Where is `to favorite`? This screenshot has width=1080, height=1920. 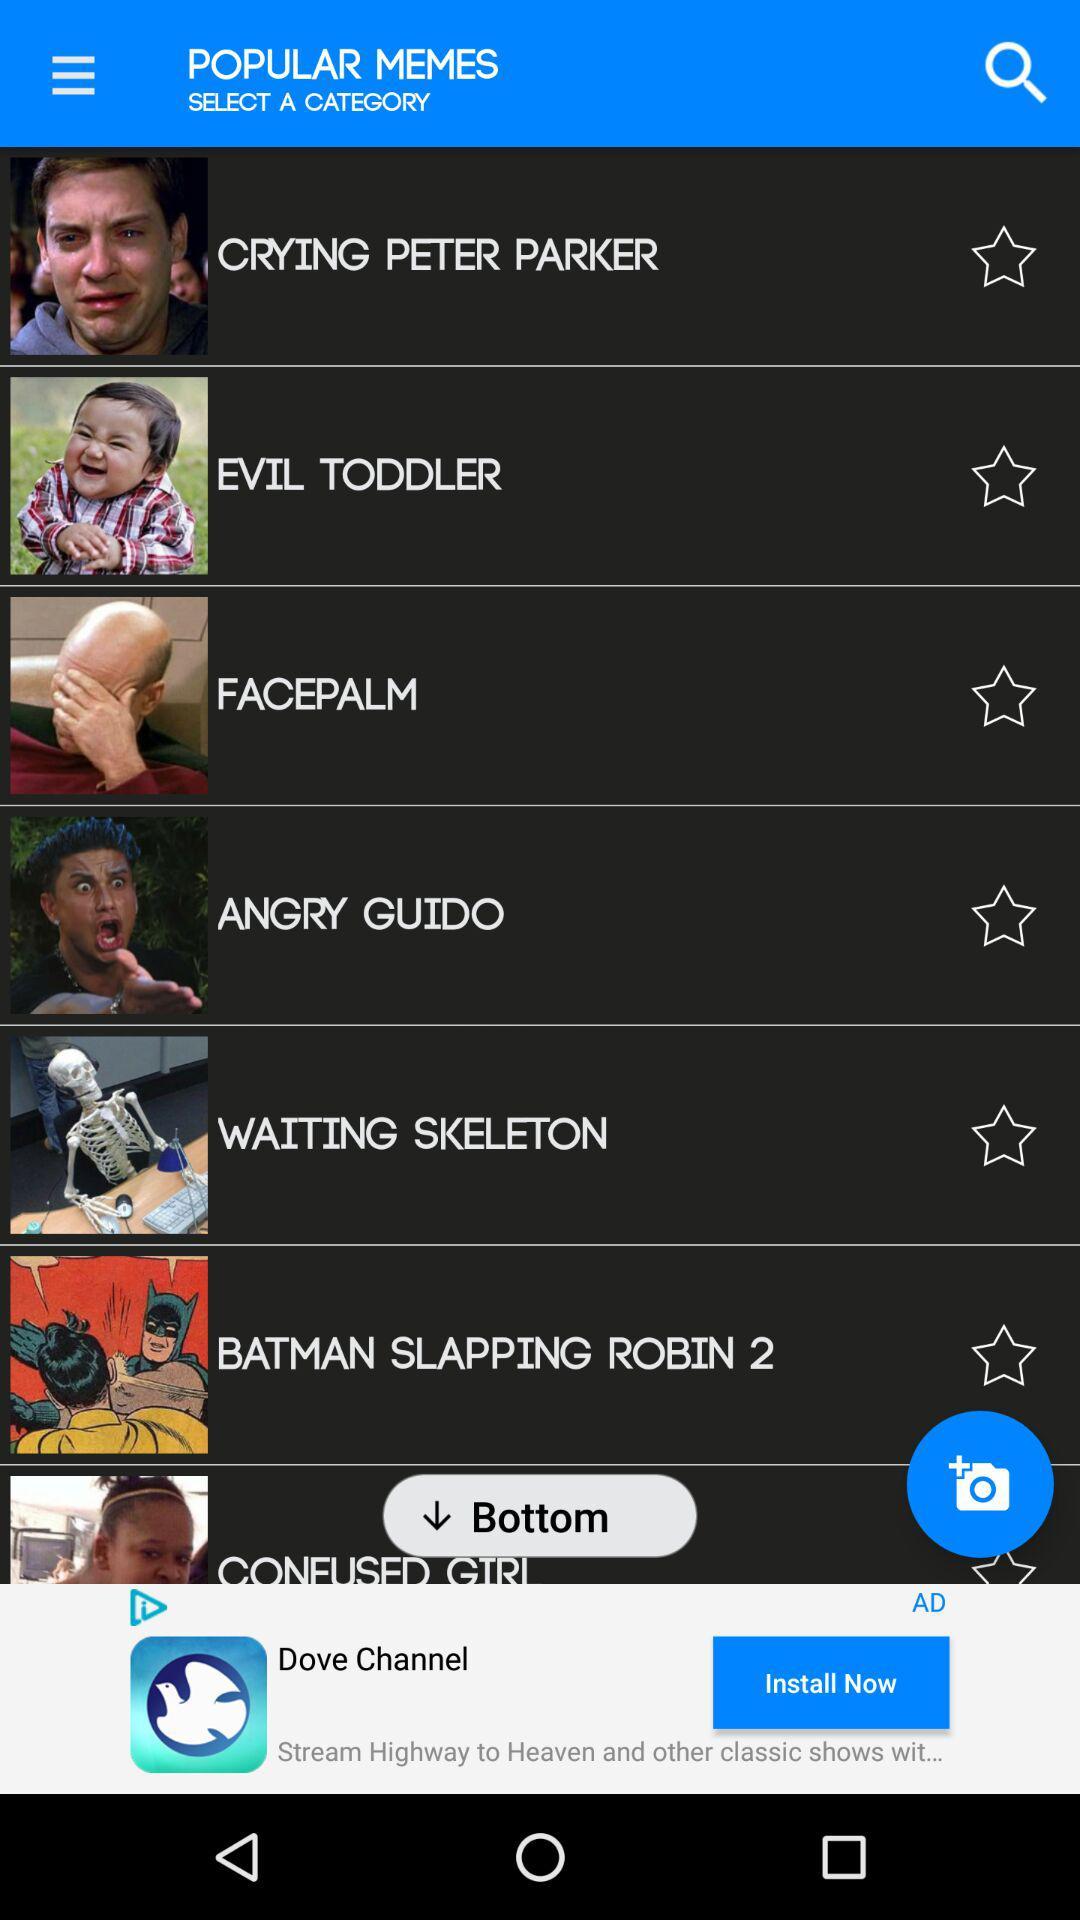 to favorite is located at coordinates (1003, 474).